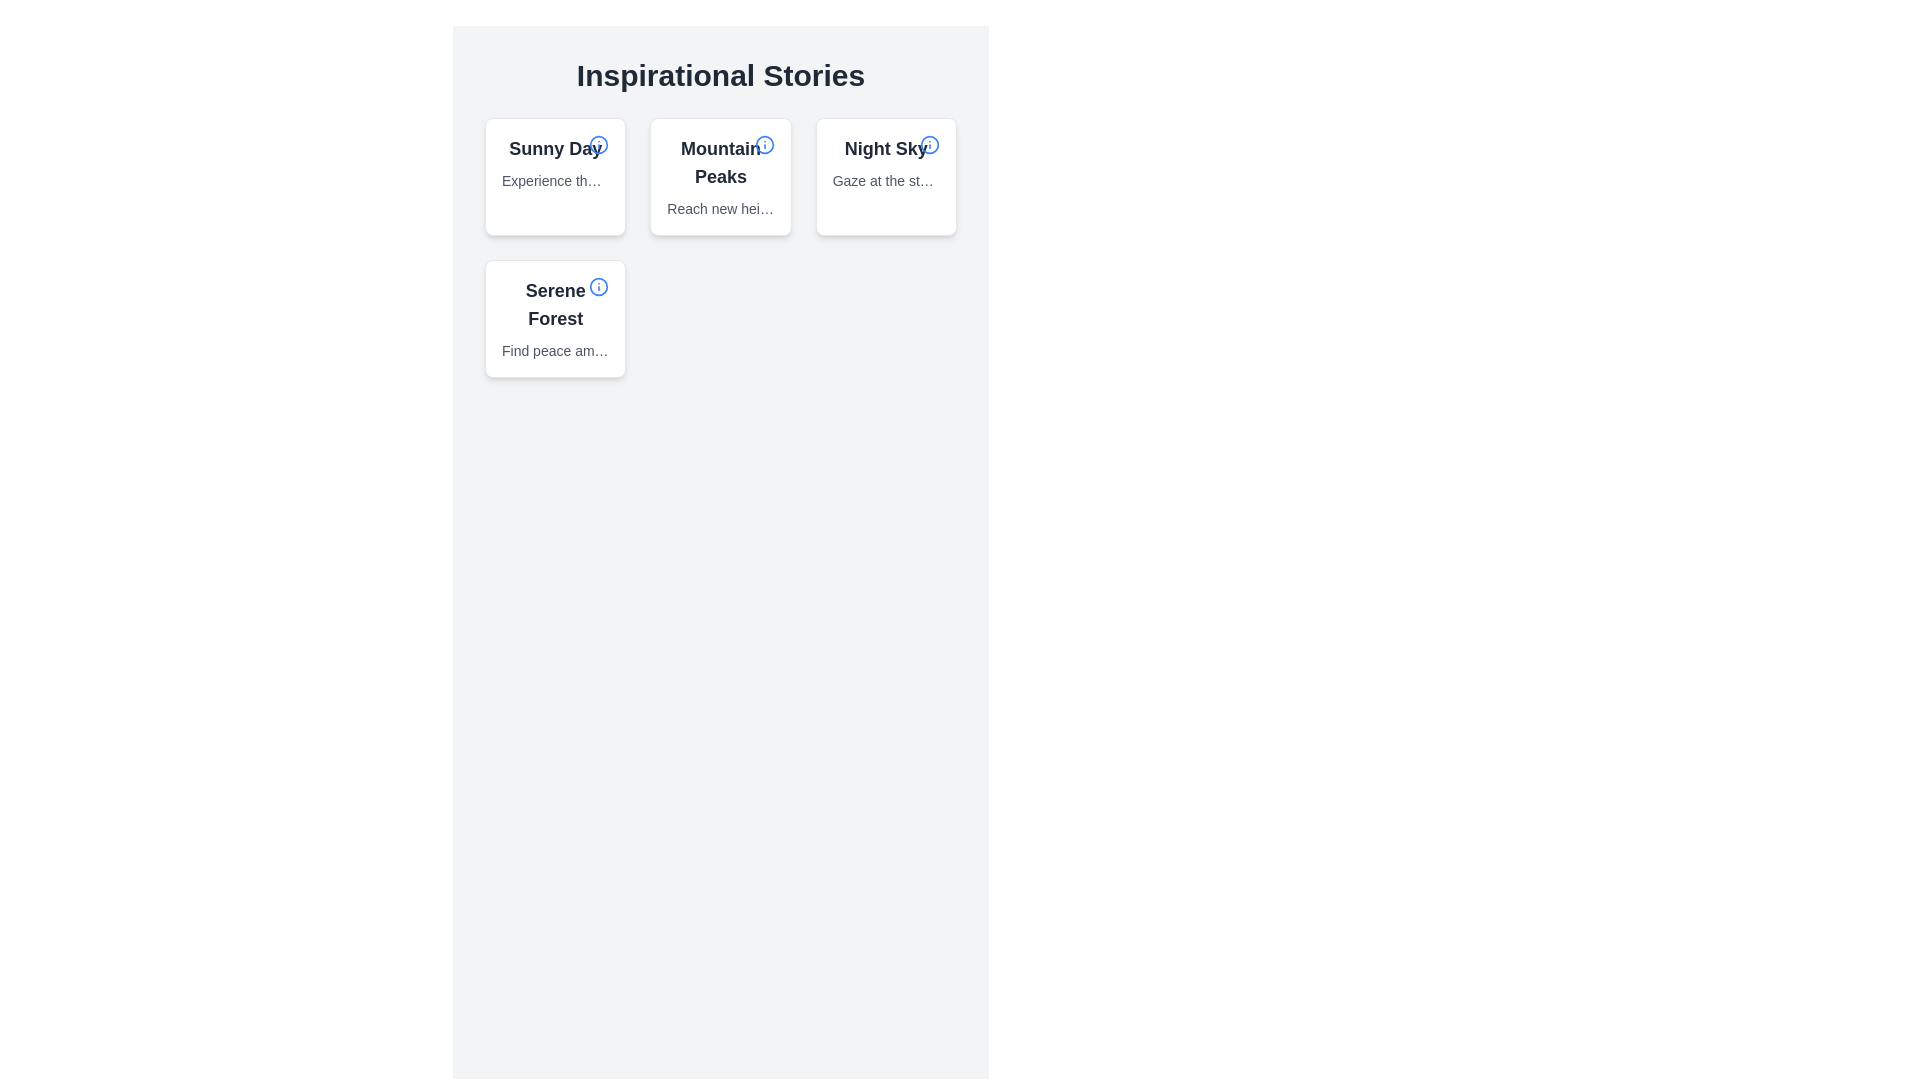 Image resolution: width=1920 pixels, height=1080 pixels. Describe the element at coordinates (929, 144) in the screenshot. I see `the circular icon representing the outer boundary of the 'info' icon in the card titled 'Night Sky', located at the top-right corner among the group of cards under 'Inspirational Stories'` at that location.